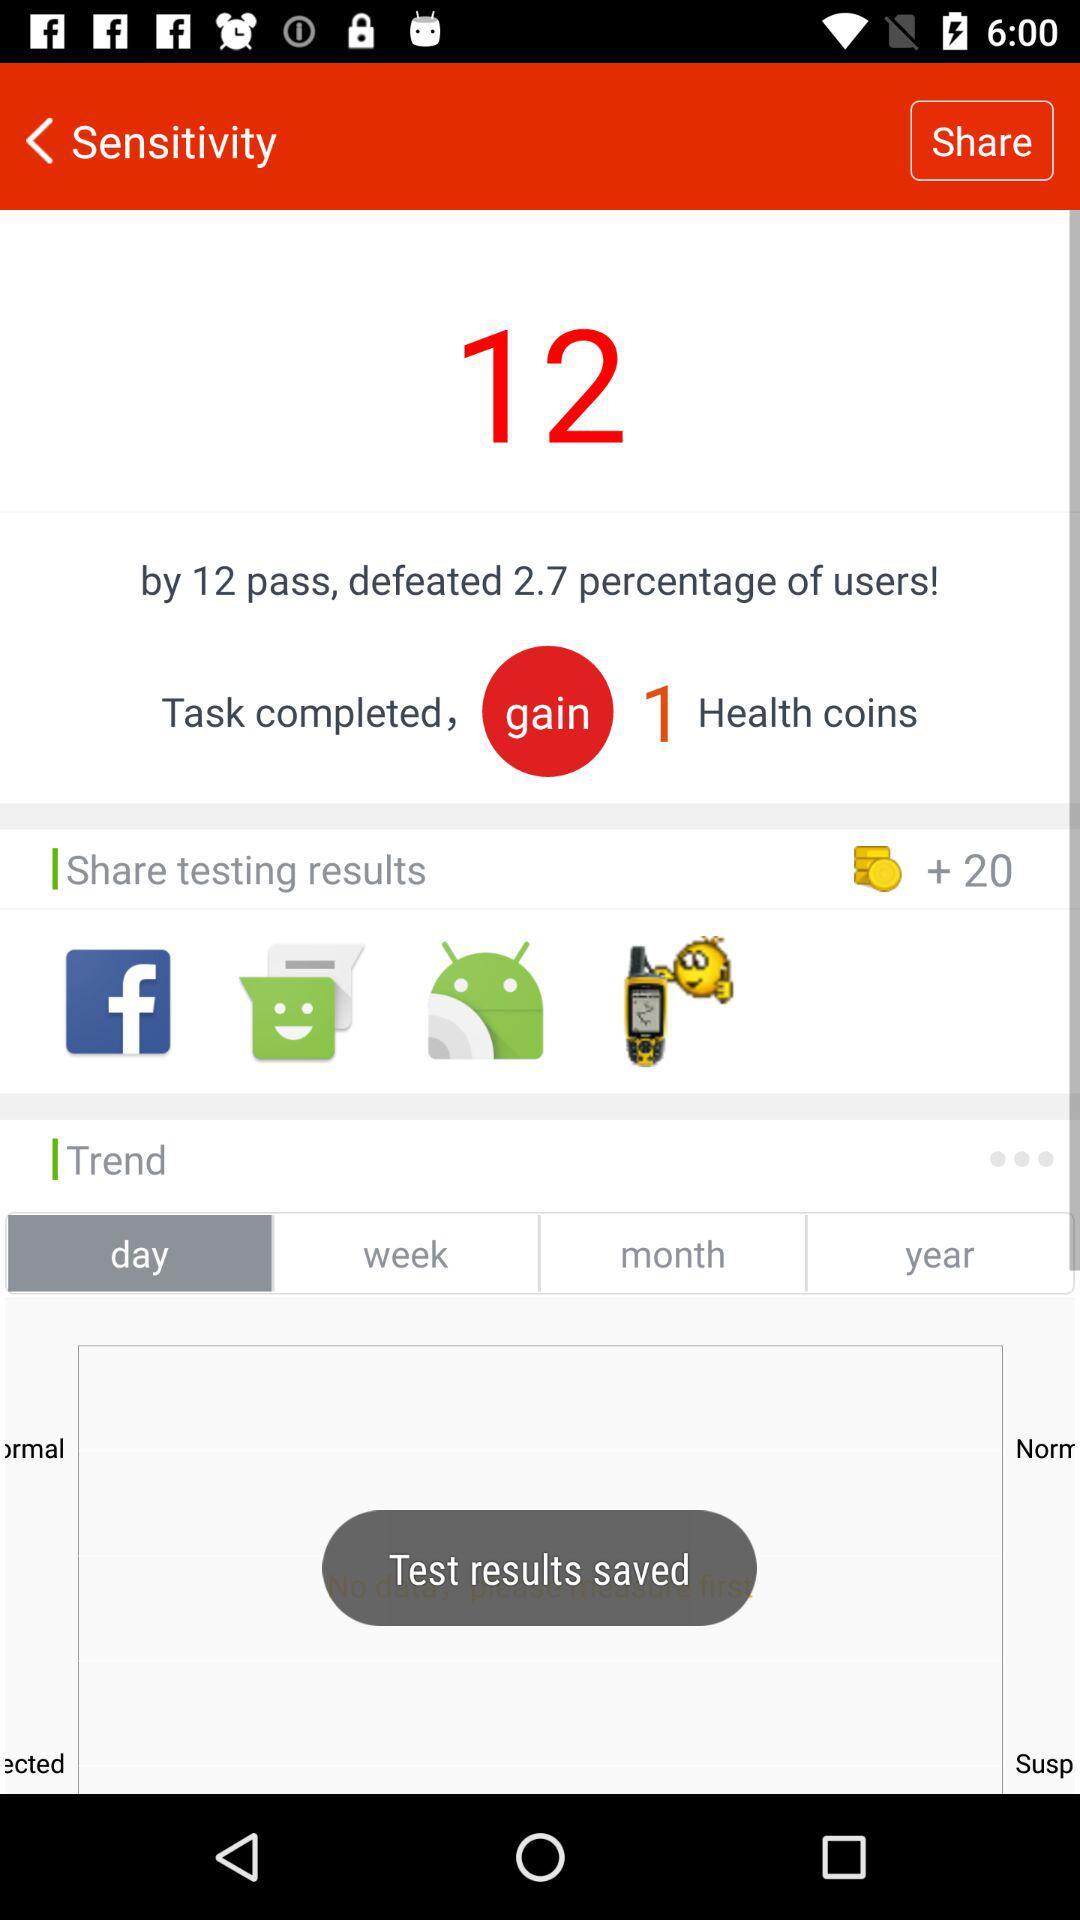  Describe the element at coordinates (118, 1001) in the screenshot. I see `facebook` at that location.